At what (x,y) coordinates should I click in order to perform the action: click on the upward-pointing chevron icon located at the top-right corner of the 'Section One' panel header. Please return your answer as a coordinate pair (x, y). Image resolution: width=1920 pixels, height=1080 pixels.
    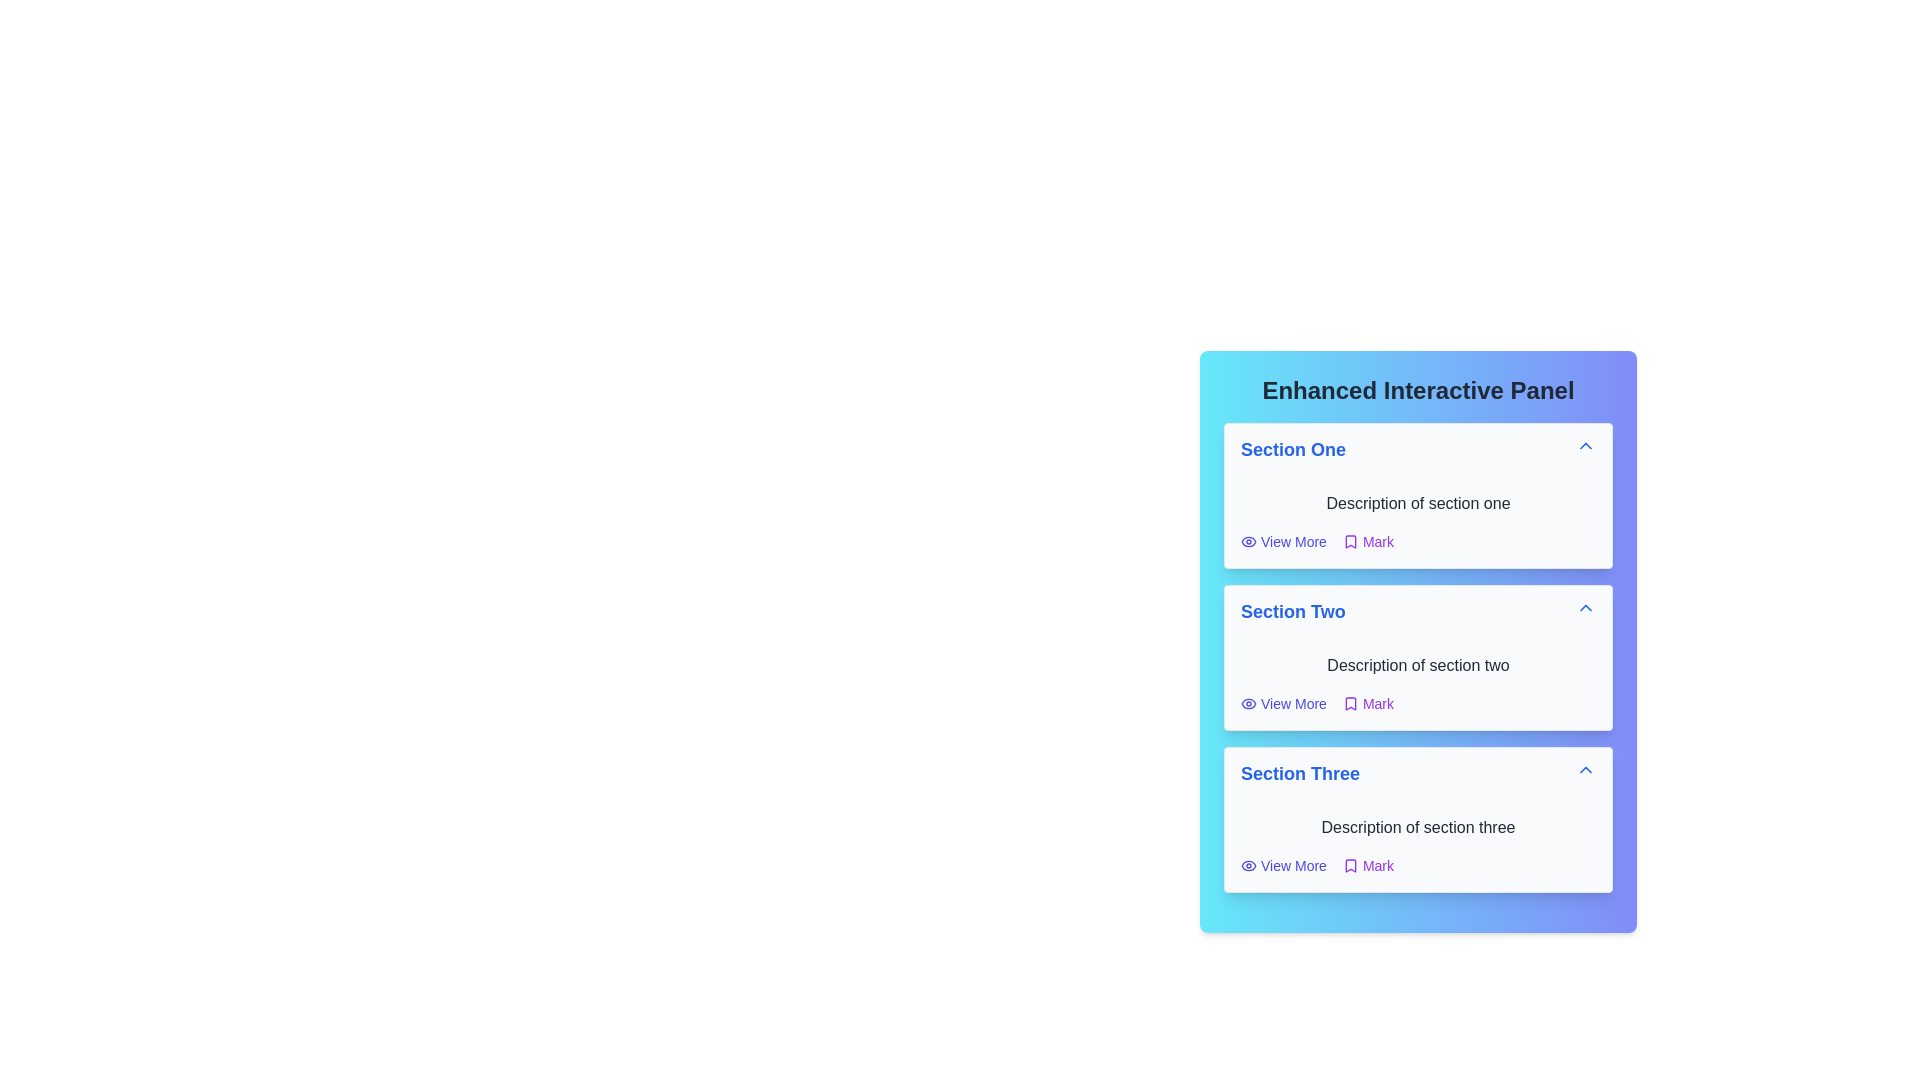
    Looking at the image, I should click on (1584, 445).